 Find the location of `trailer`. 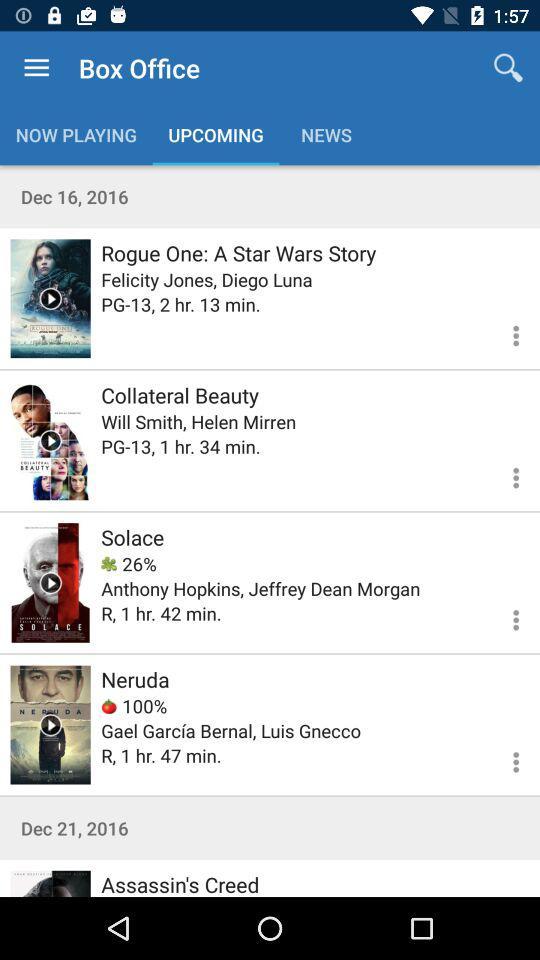

trailer is located at coordinates (50, 724).